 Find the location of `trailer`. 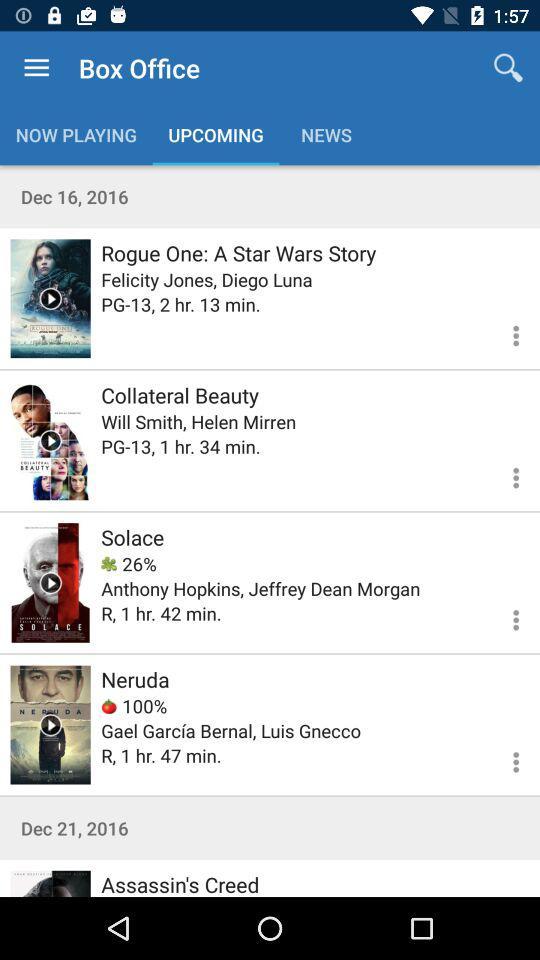

trailer is located at coordinates (50, 724).